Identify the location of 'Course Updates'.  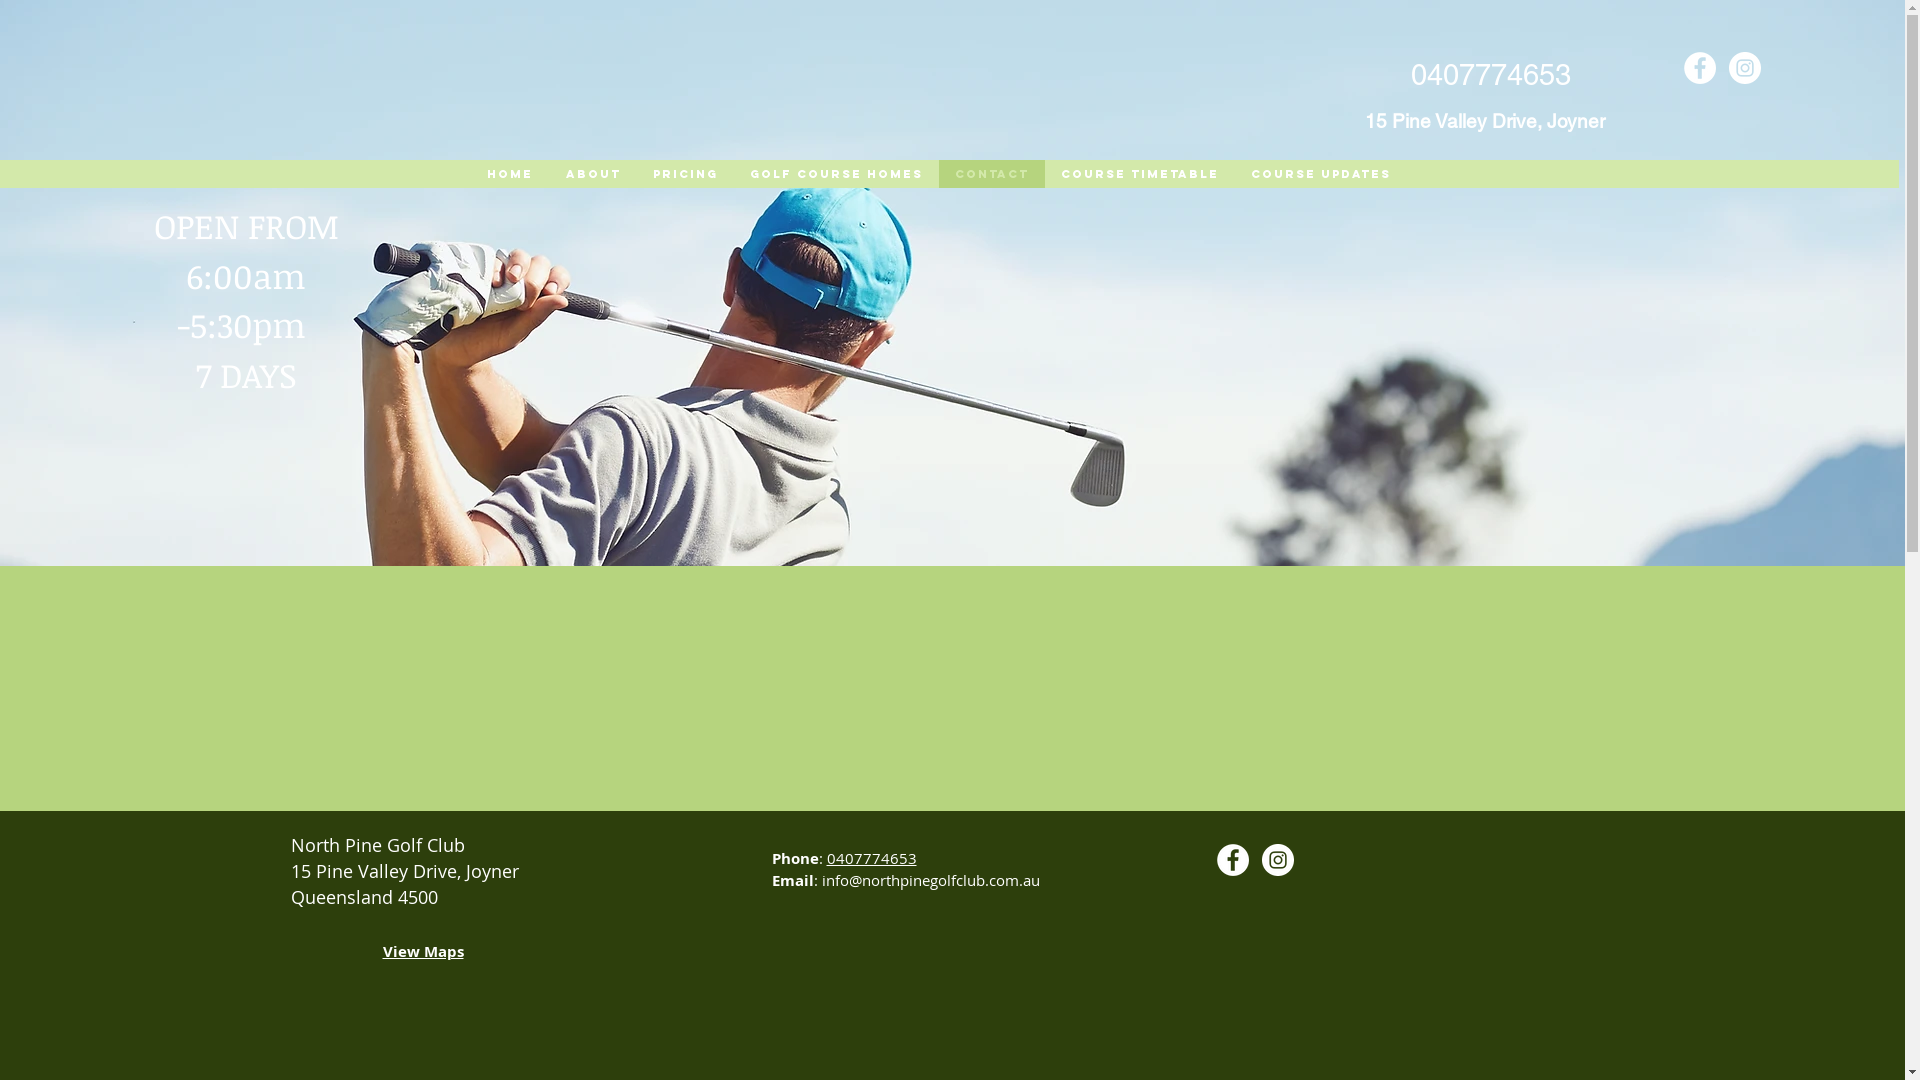
(1232, 172).